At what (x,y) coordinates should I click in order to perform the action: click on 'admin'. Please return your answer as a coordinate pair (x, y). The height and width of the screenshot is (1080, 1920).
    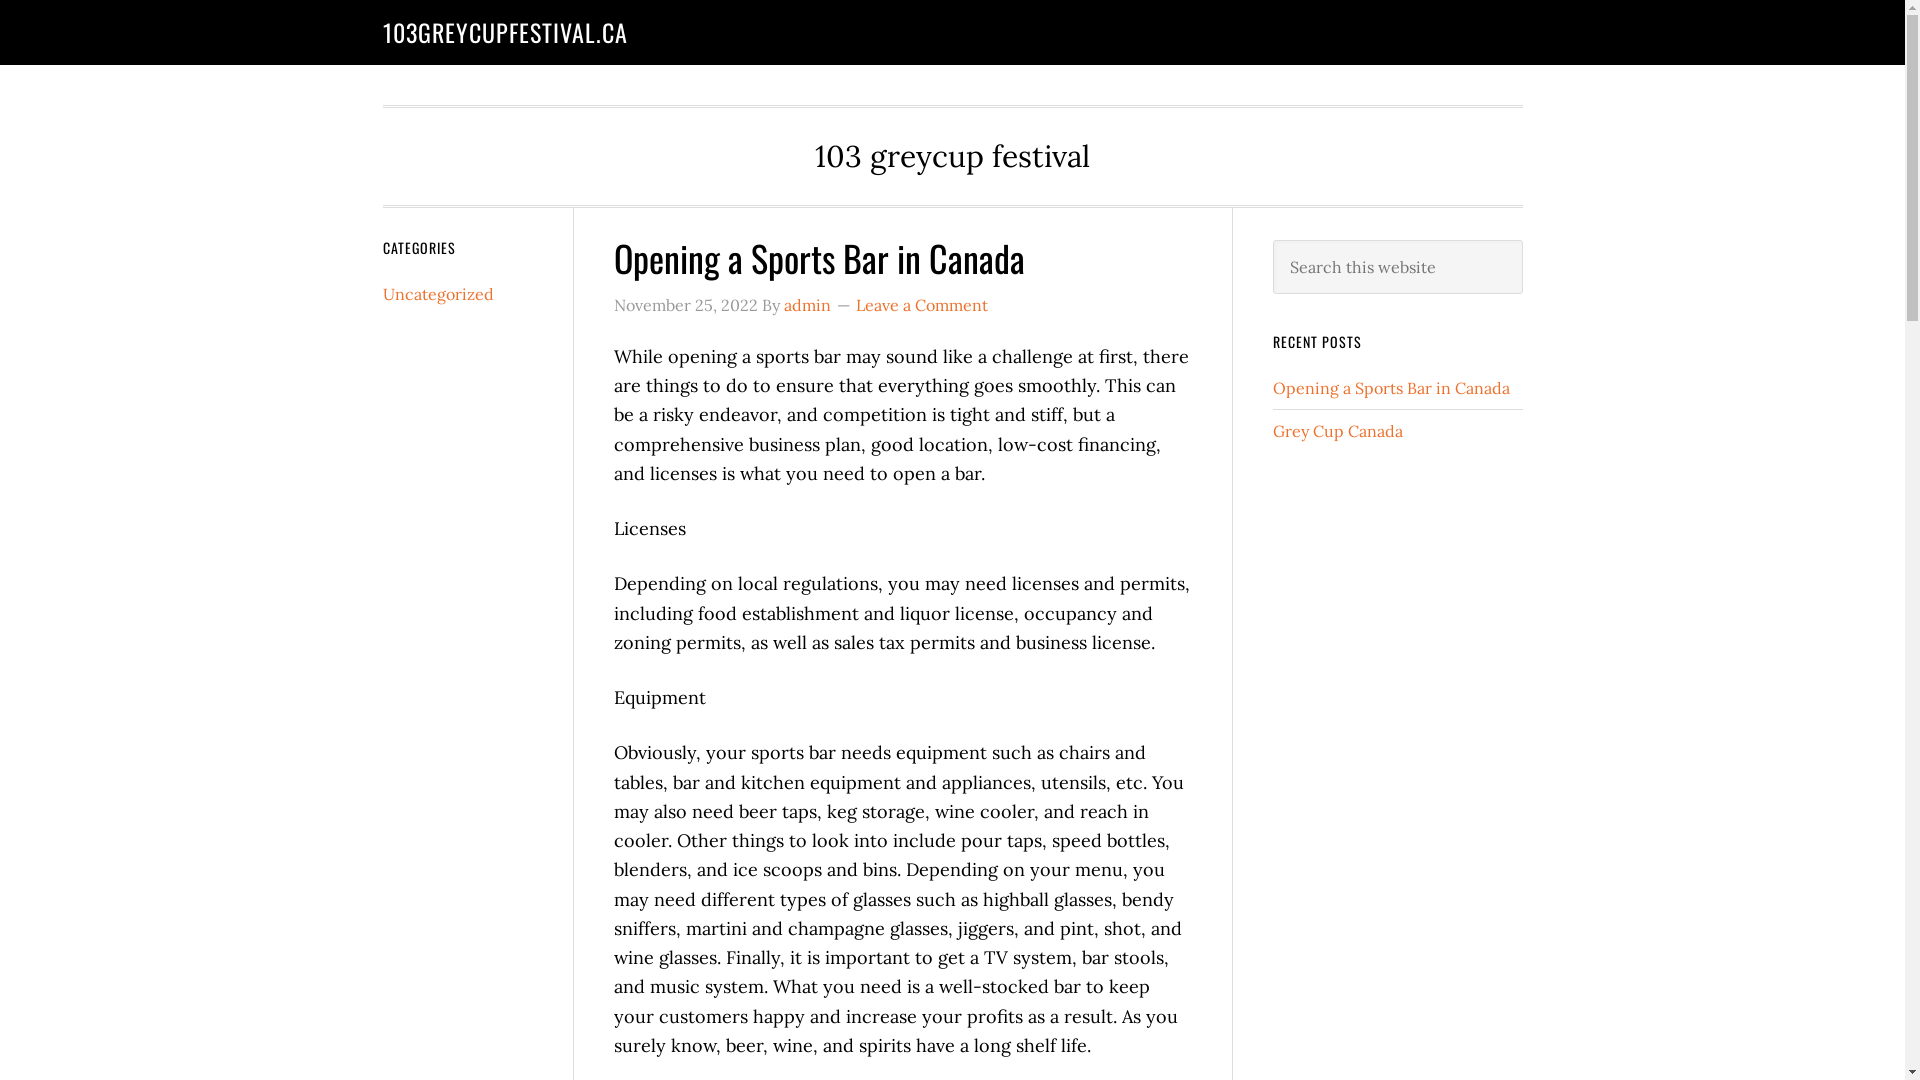
    Looking at the image, I should click on (782, 304).